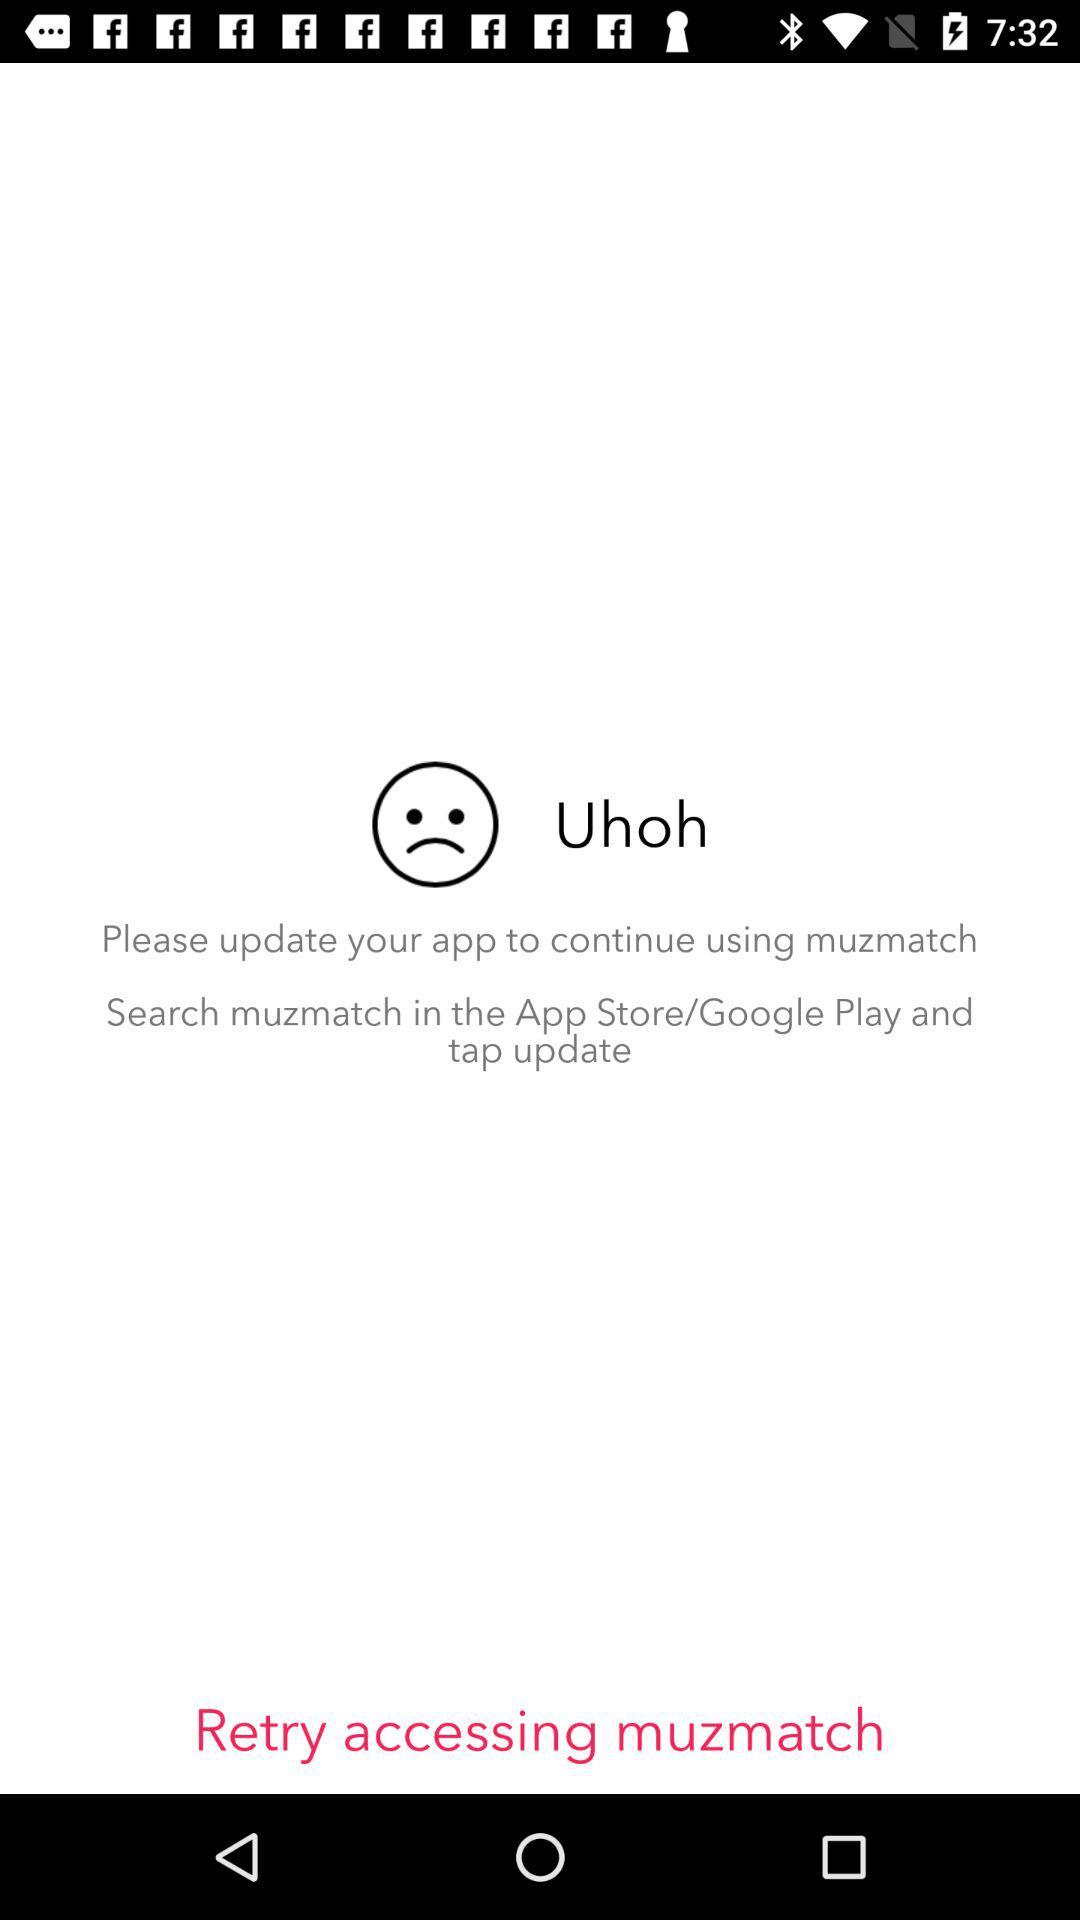 This screenshot has height=1920, width=1080. I want to click on icon below please update your item, so click(540, 1730).